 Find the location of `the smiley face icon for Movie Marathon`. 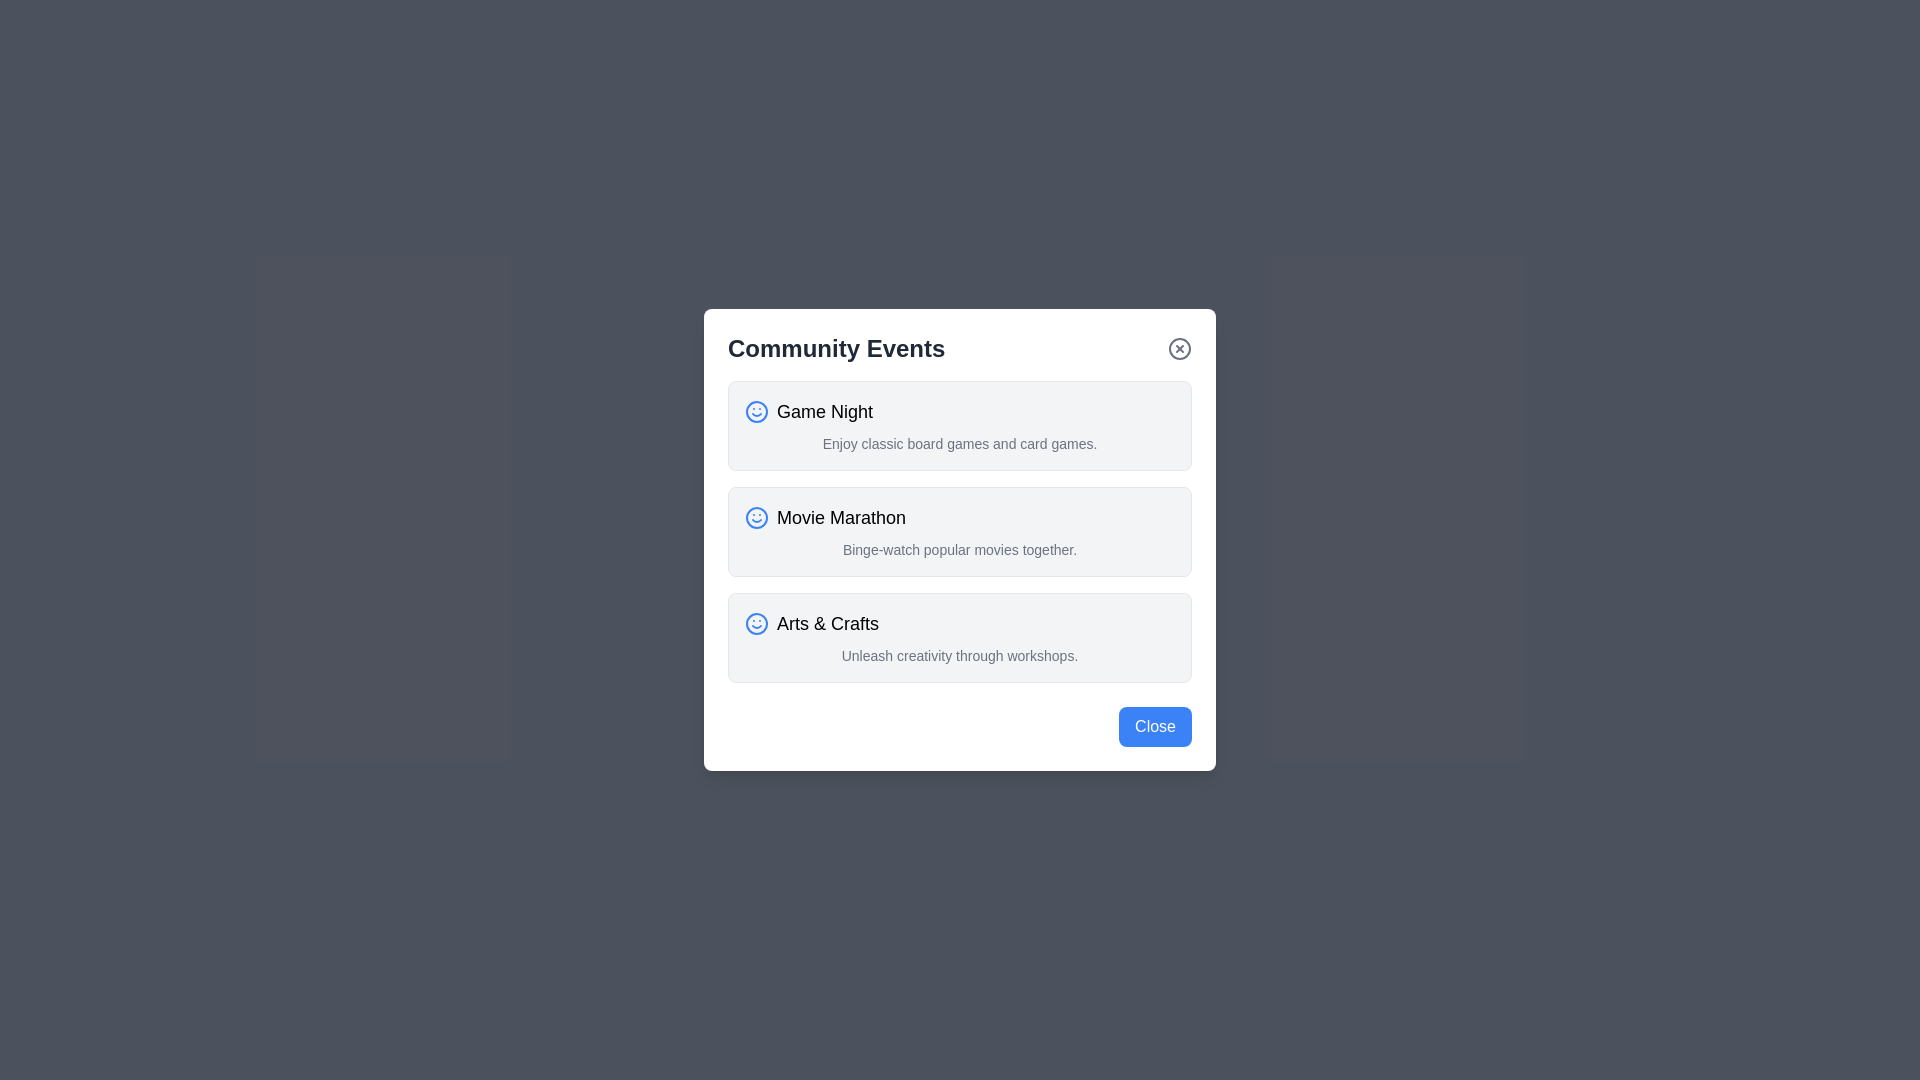

the smiley face icon for Movie Marathon is located at coordinates (756, 516).